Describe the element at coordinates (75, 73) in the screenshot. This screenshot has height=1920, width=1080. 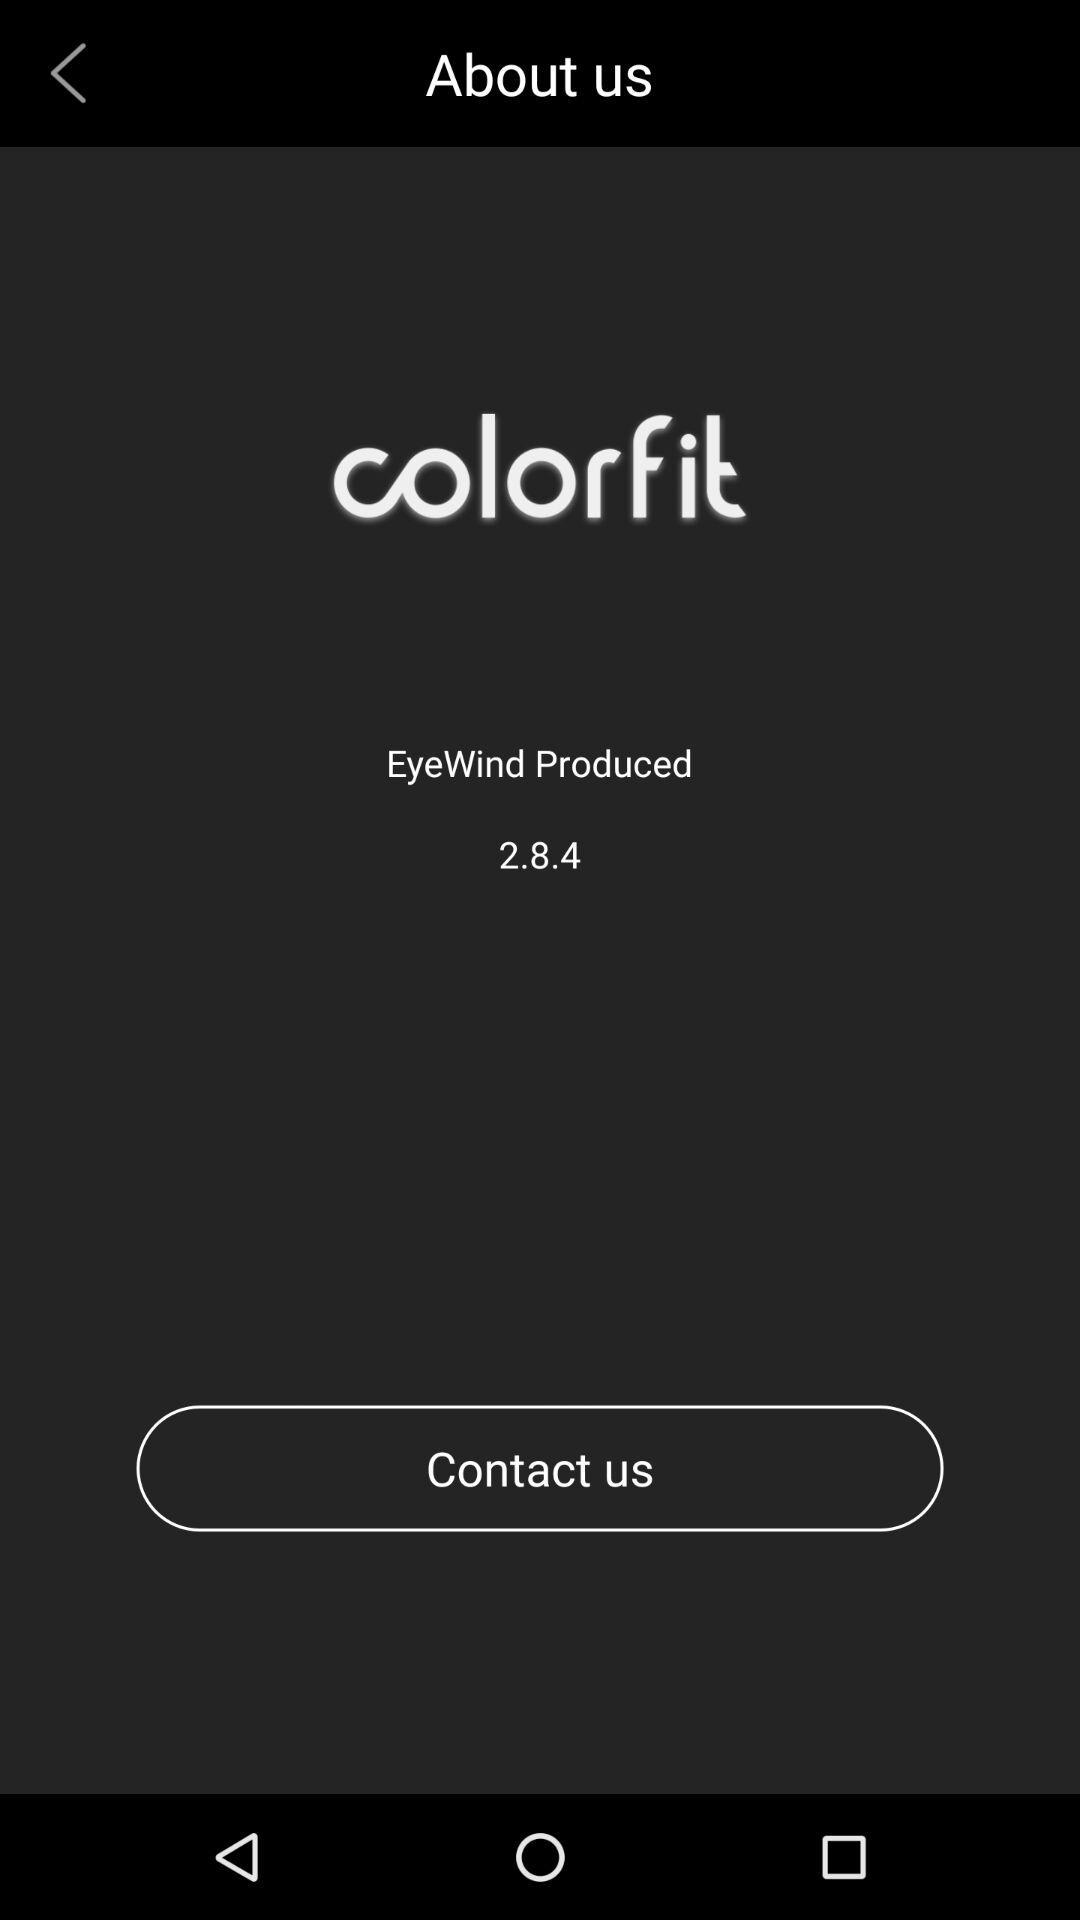
I see `the icon at the top left corner` at that location.